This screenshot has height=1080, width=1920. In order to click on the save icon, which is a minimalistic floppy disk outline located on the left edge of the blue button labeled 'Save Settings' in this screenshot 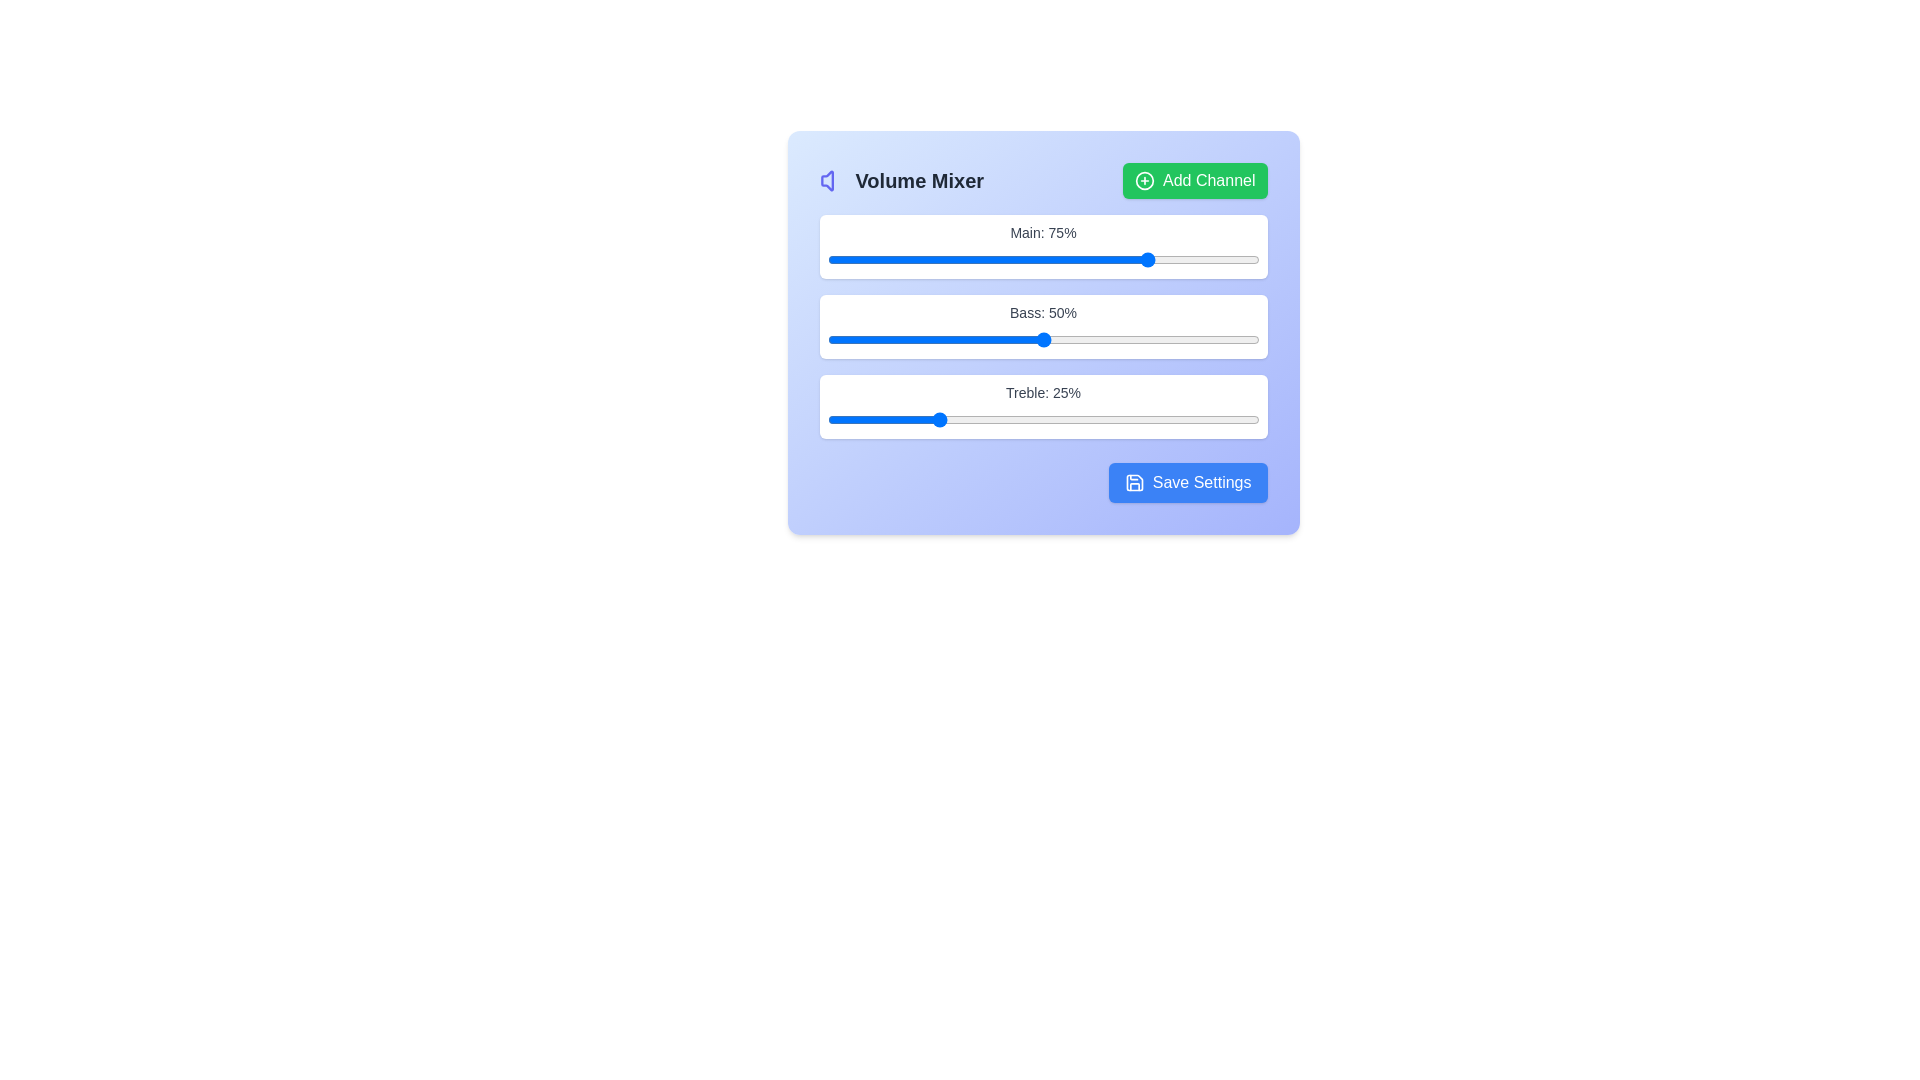, I will do `click(1134, 482)`.